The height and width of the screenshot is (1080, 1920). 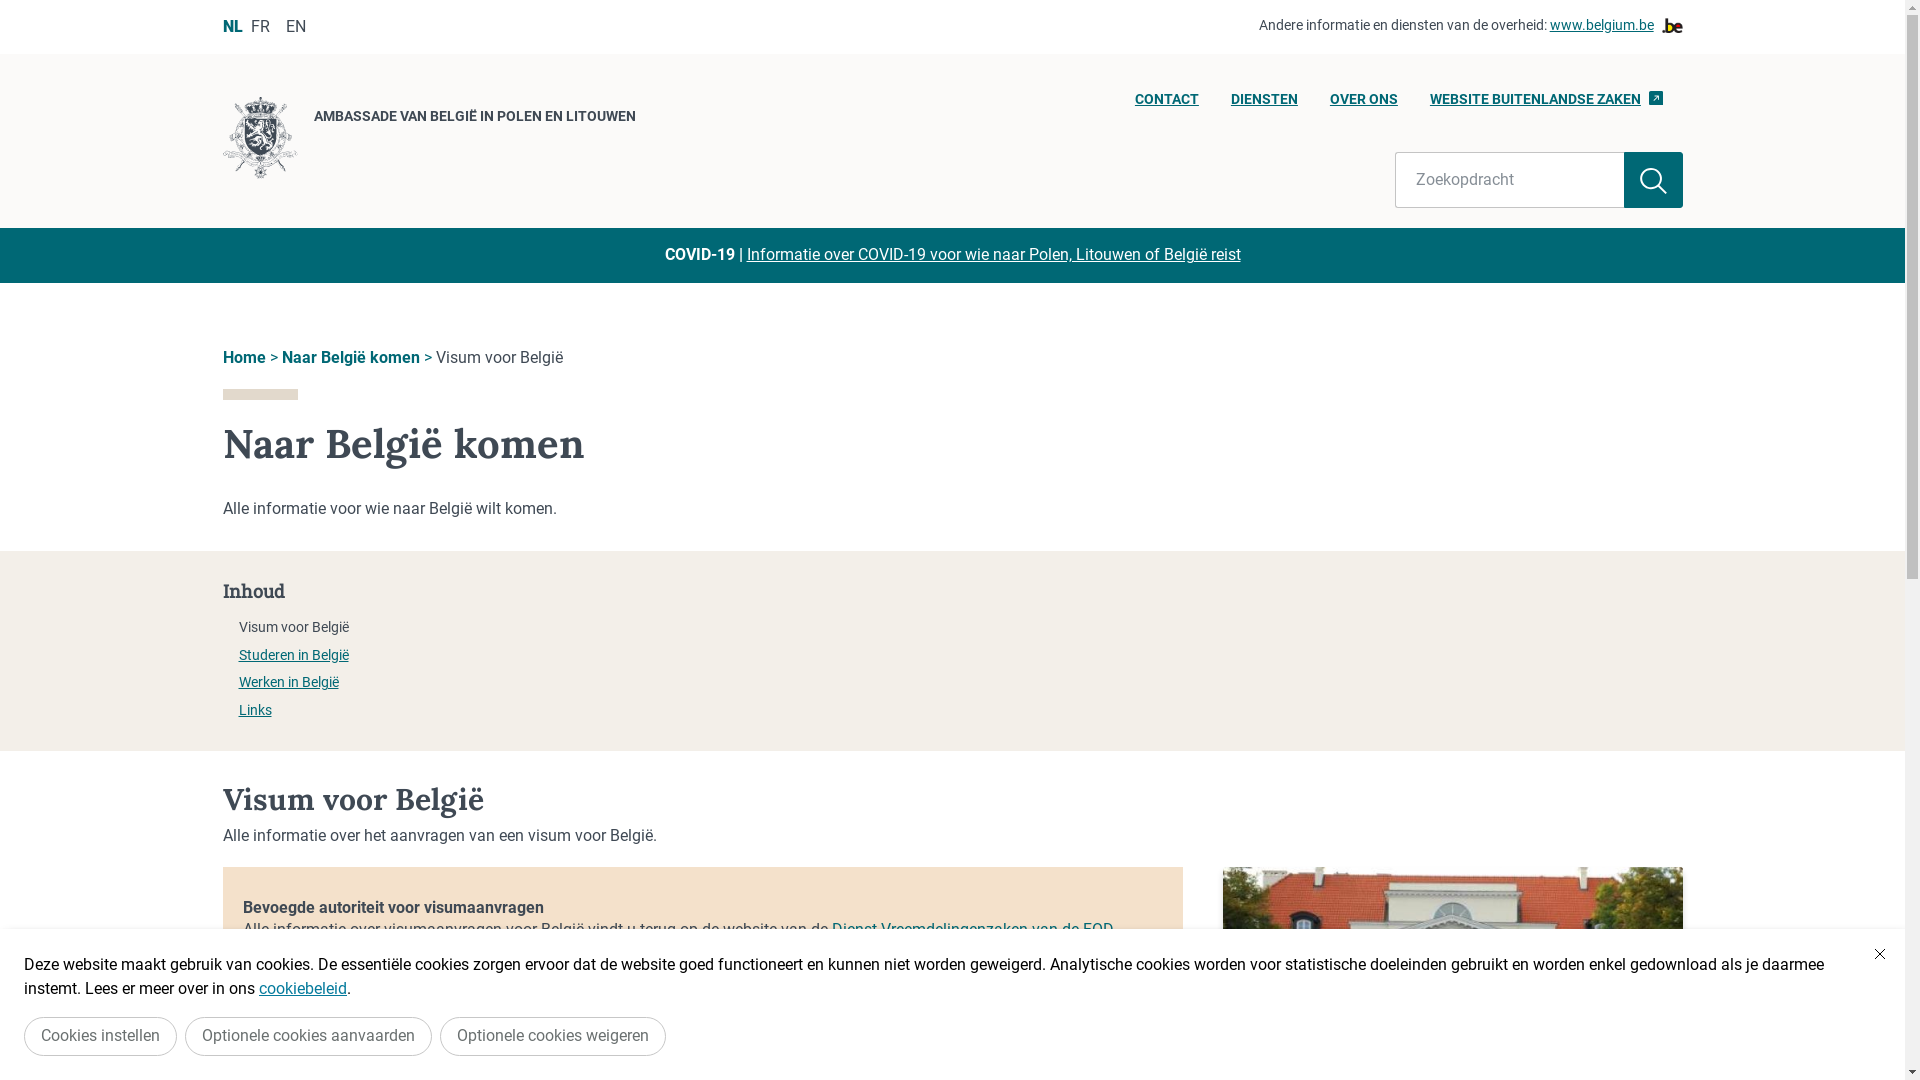 What do you see at coordinates (285, 26) in the screenshot?
I see `'EN'` at bounding box center [285, 26].